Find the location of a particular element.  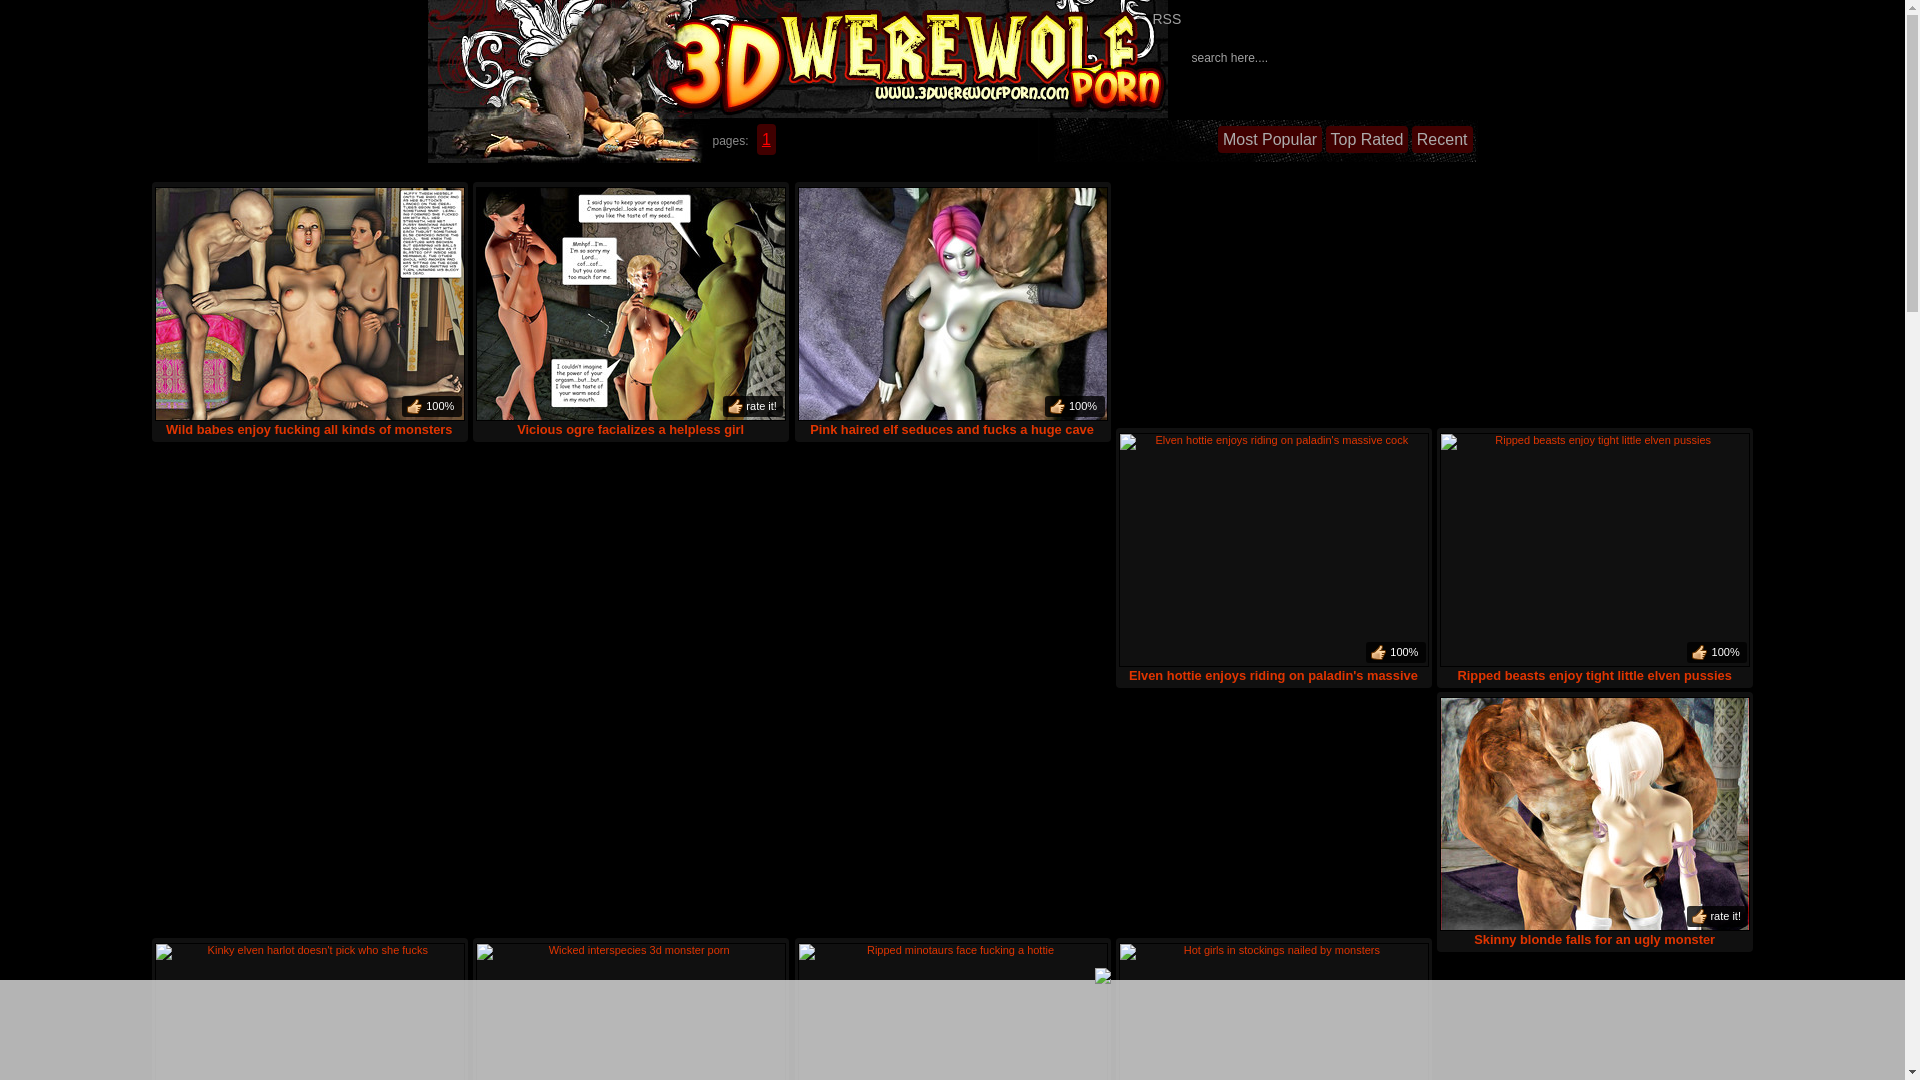

'Pink haired elf seduces and fucks a huge cave troll' is located at coordinates (950, 313).